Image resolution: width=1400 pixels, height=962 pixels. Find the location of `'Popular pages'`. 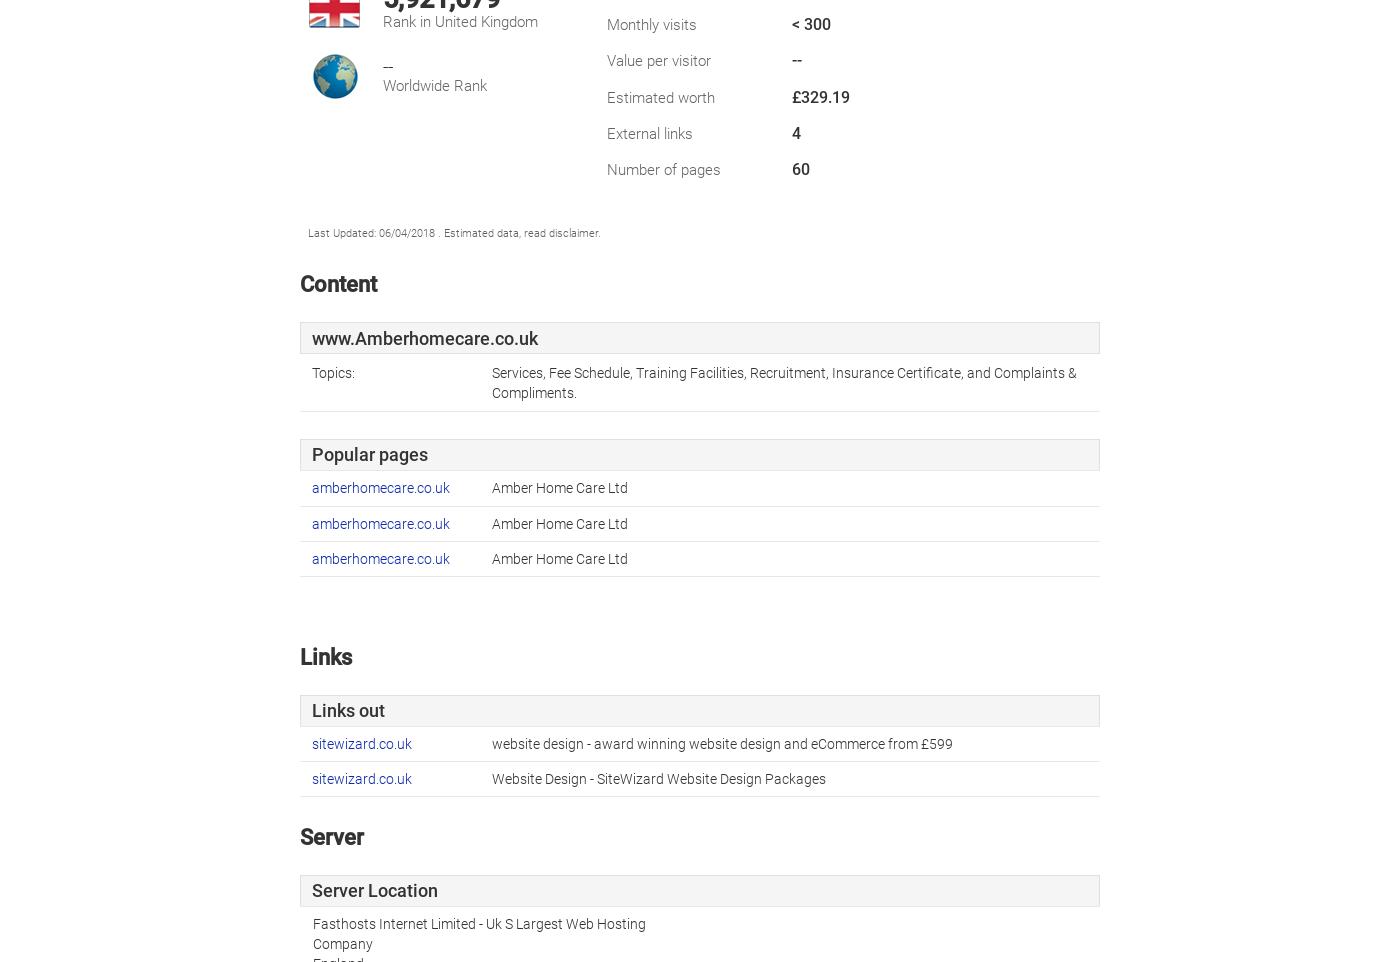

'Popular pages' is located at coordinates (312, 455).